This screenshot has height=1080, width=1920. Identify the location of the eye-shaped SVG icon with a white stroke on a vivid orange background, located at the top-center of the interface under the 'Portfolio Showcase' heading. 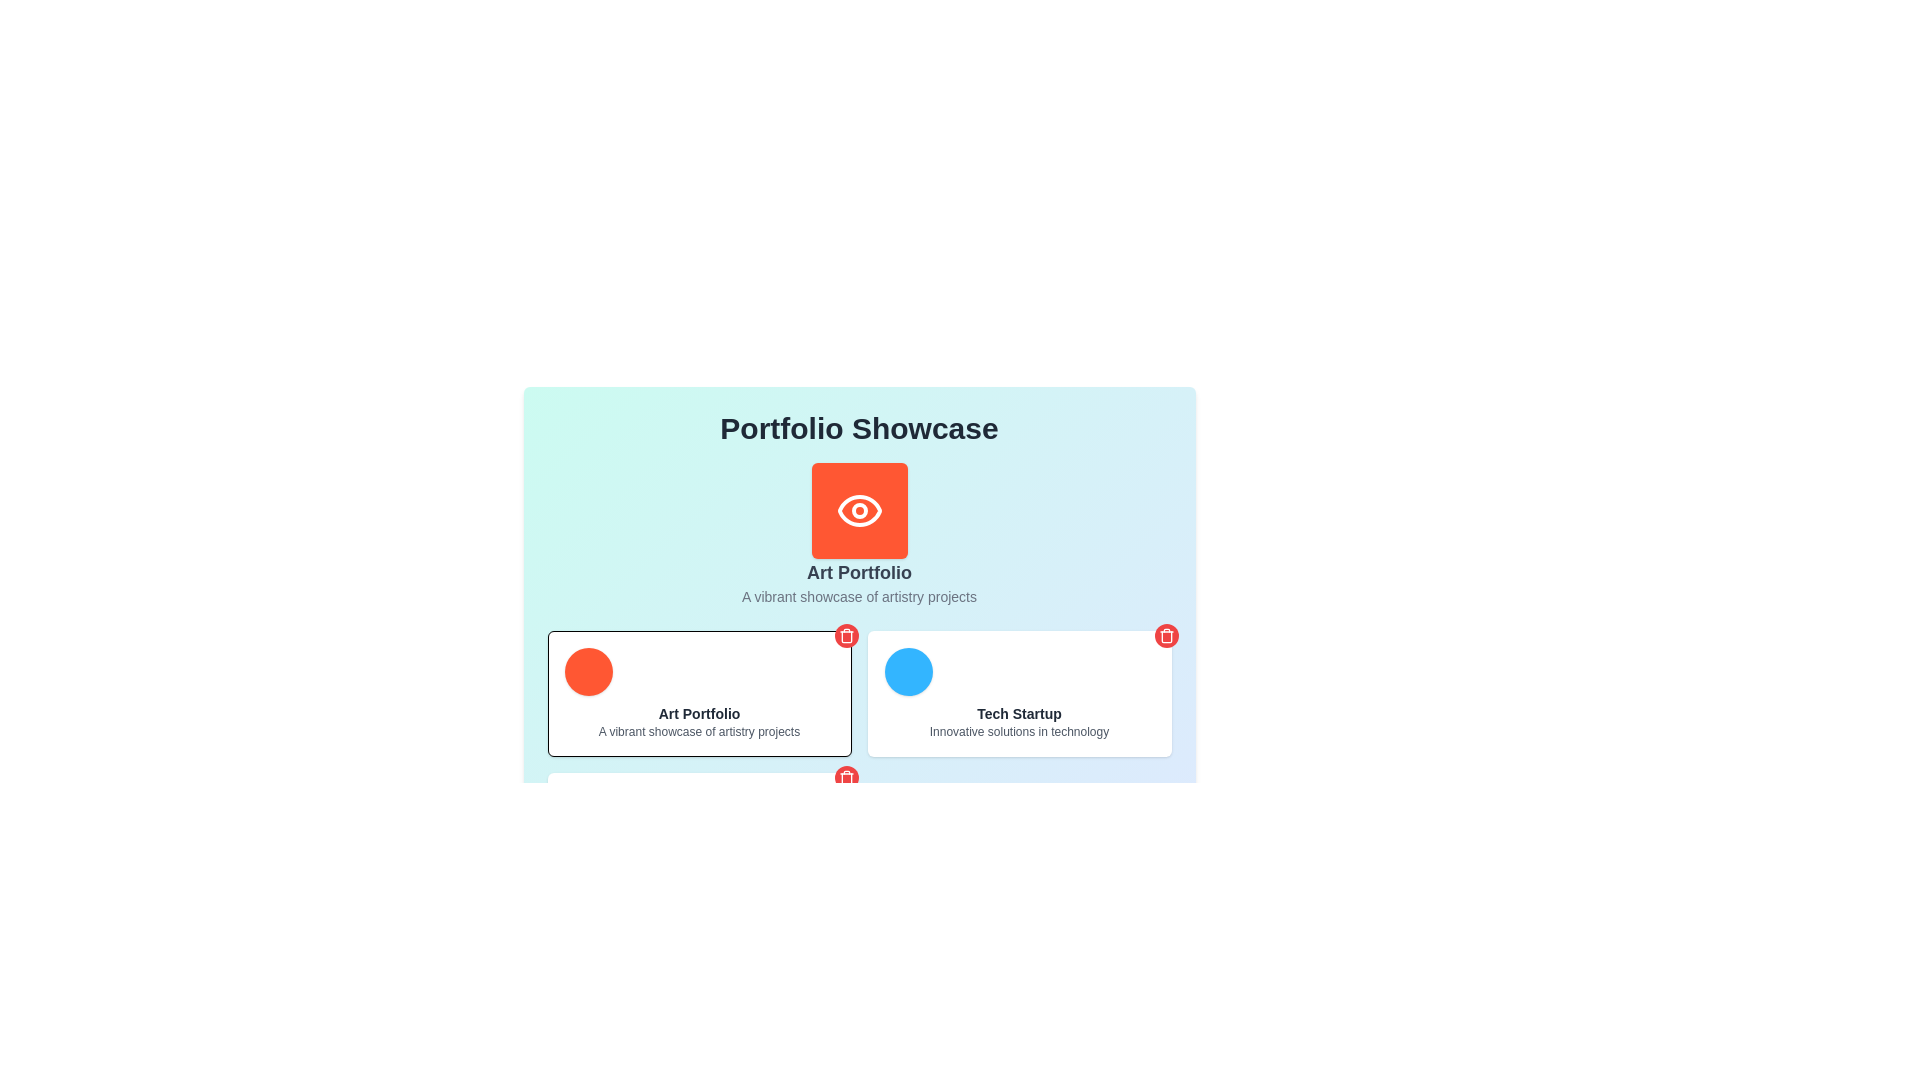
(859, 509).